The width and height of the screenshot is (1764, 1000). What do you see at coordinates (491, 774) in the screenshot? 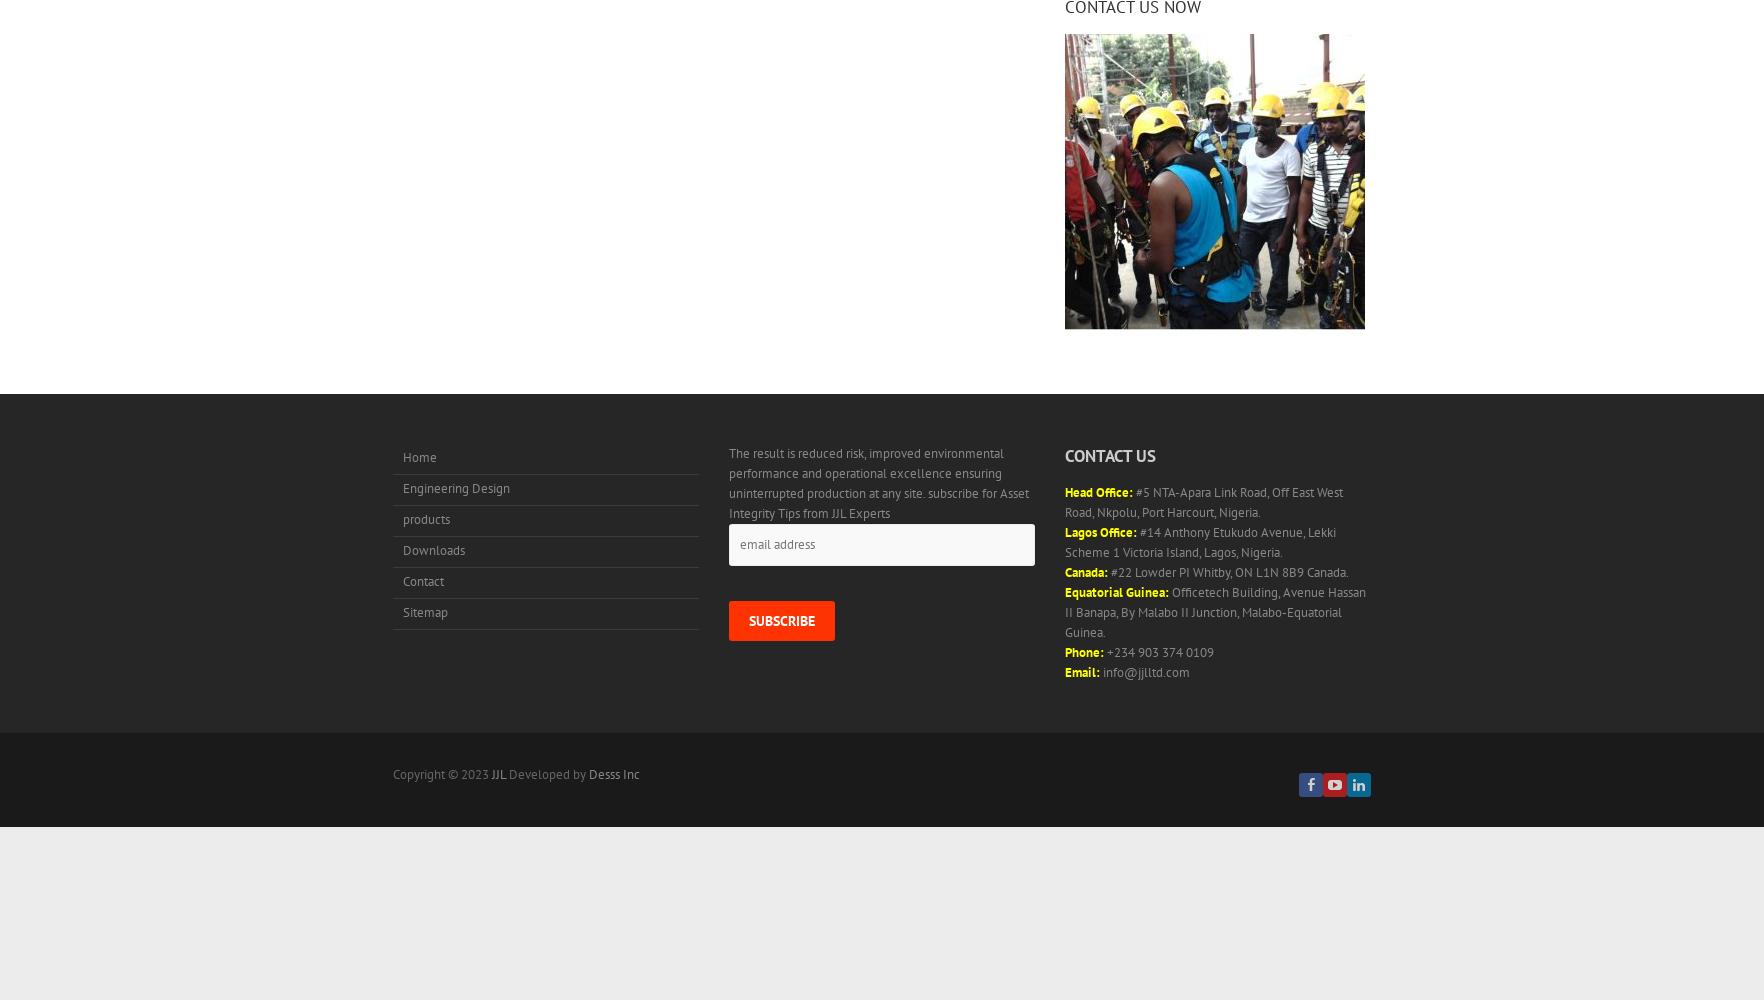
I see `'JJL'` at bounding box center [491, 774].